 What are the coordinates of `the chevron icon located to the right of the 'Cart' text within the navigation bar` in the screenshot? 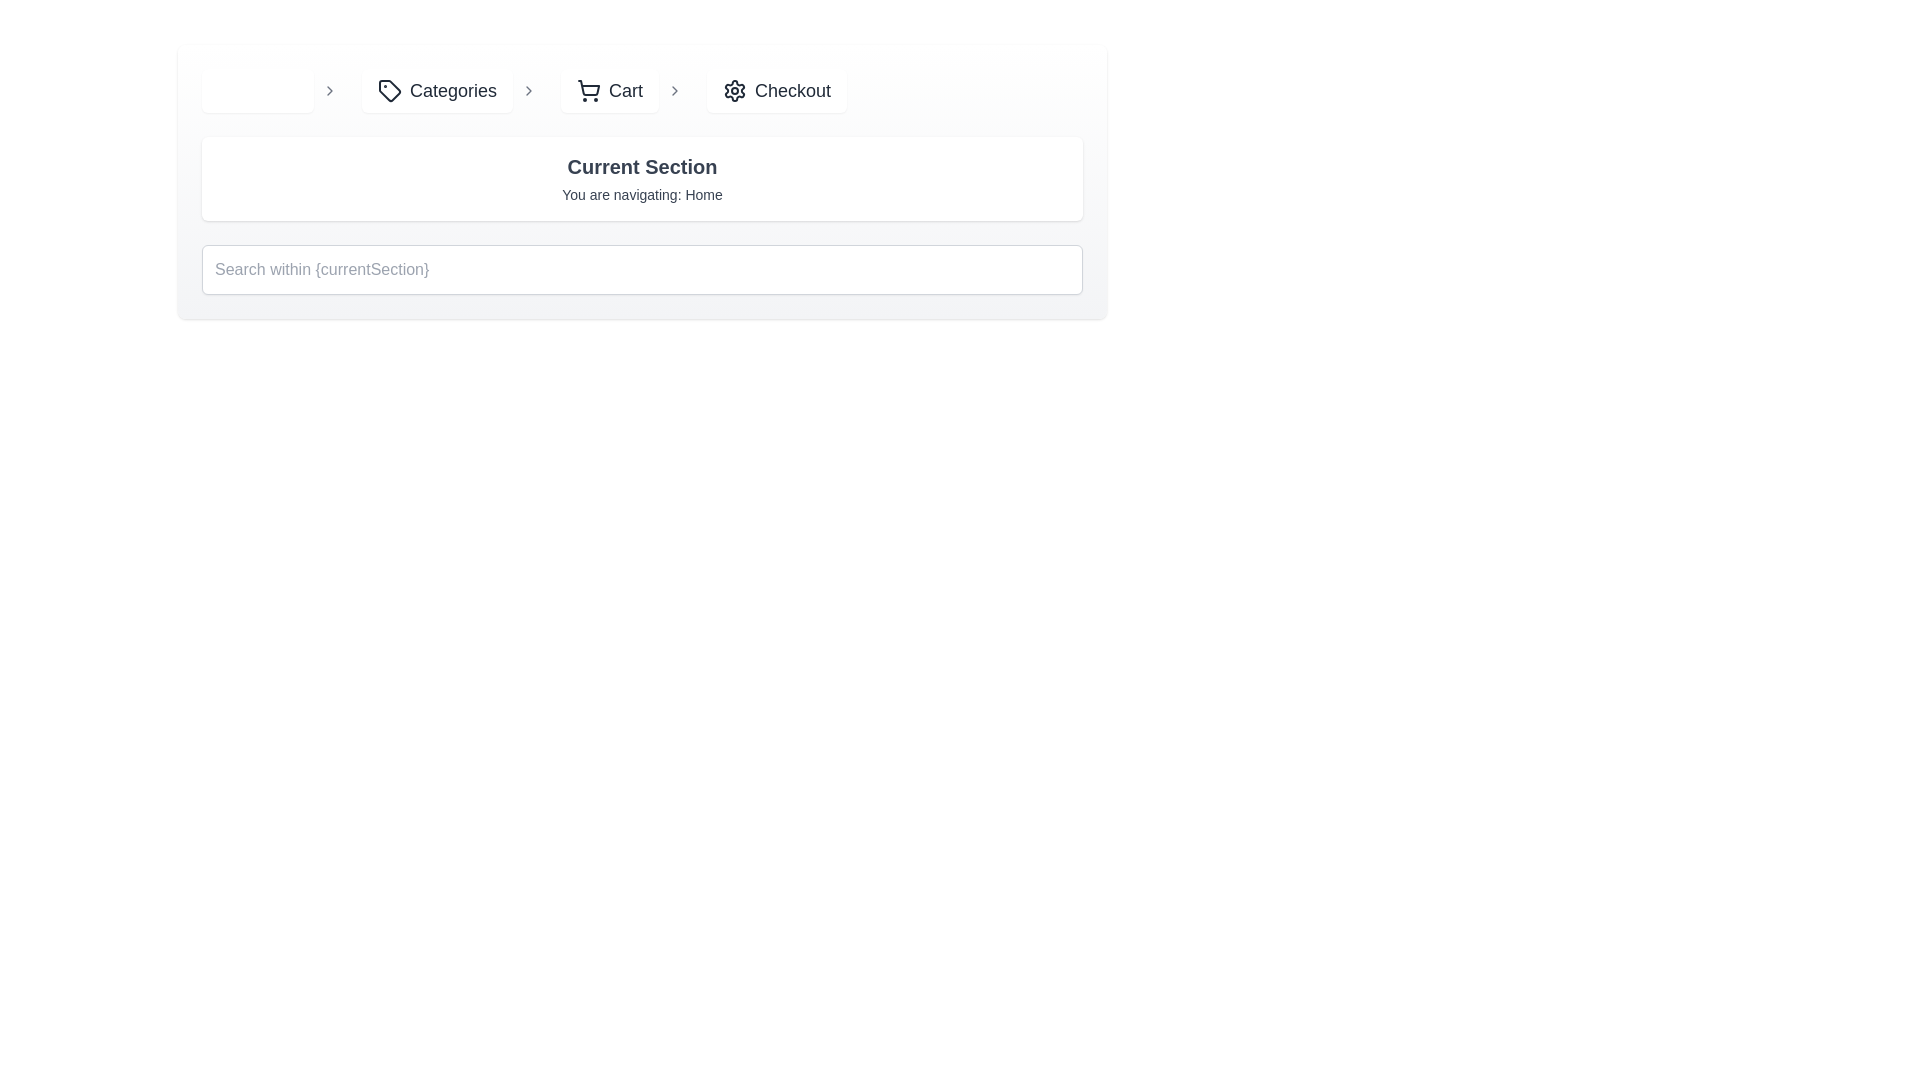 It's located at (675, 91).